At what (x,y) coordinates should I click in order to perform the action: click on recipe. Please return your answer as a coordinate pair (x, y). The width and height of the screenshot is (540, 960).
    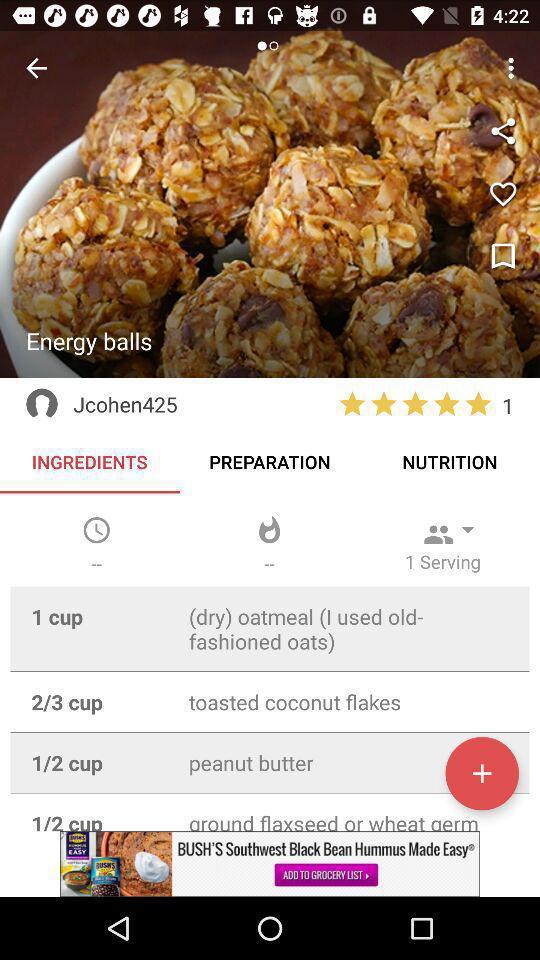
    Looking at the image, I should click on (502, 194).